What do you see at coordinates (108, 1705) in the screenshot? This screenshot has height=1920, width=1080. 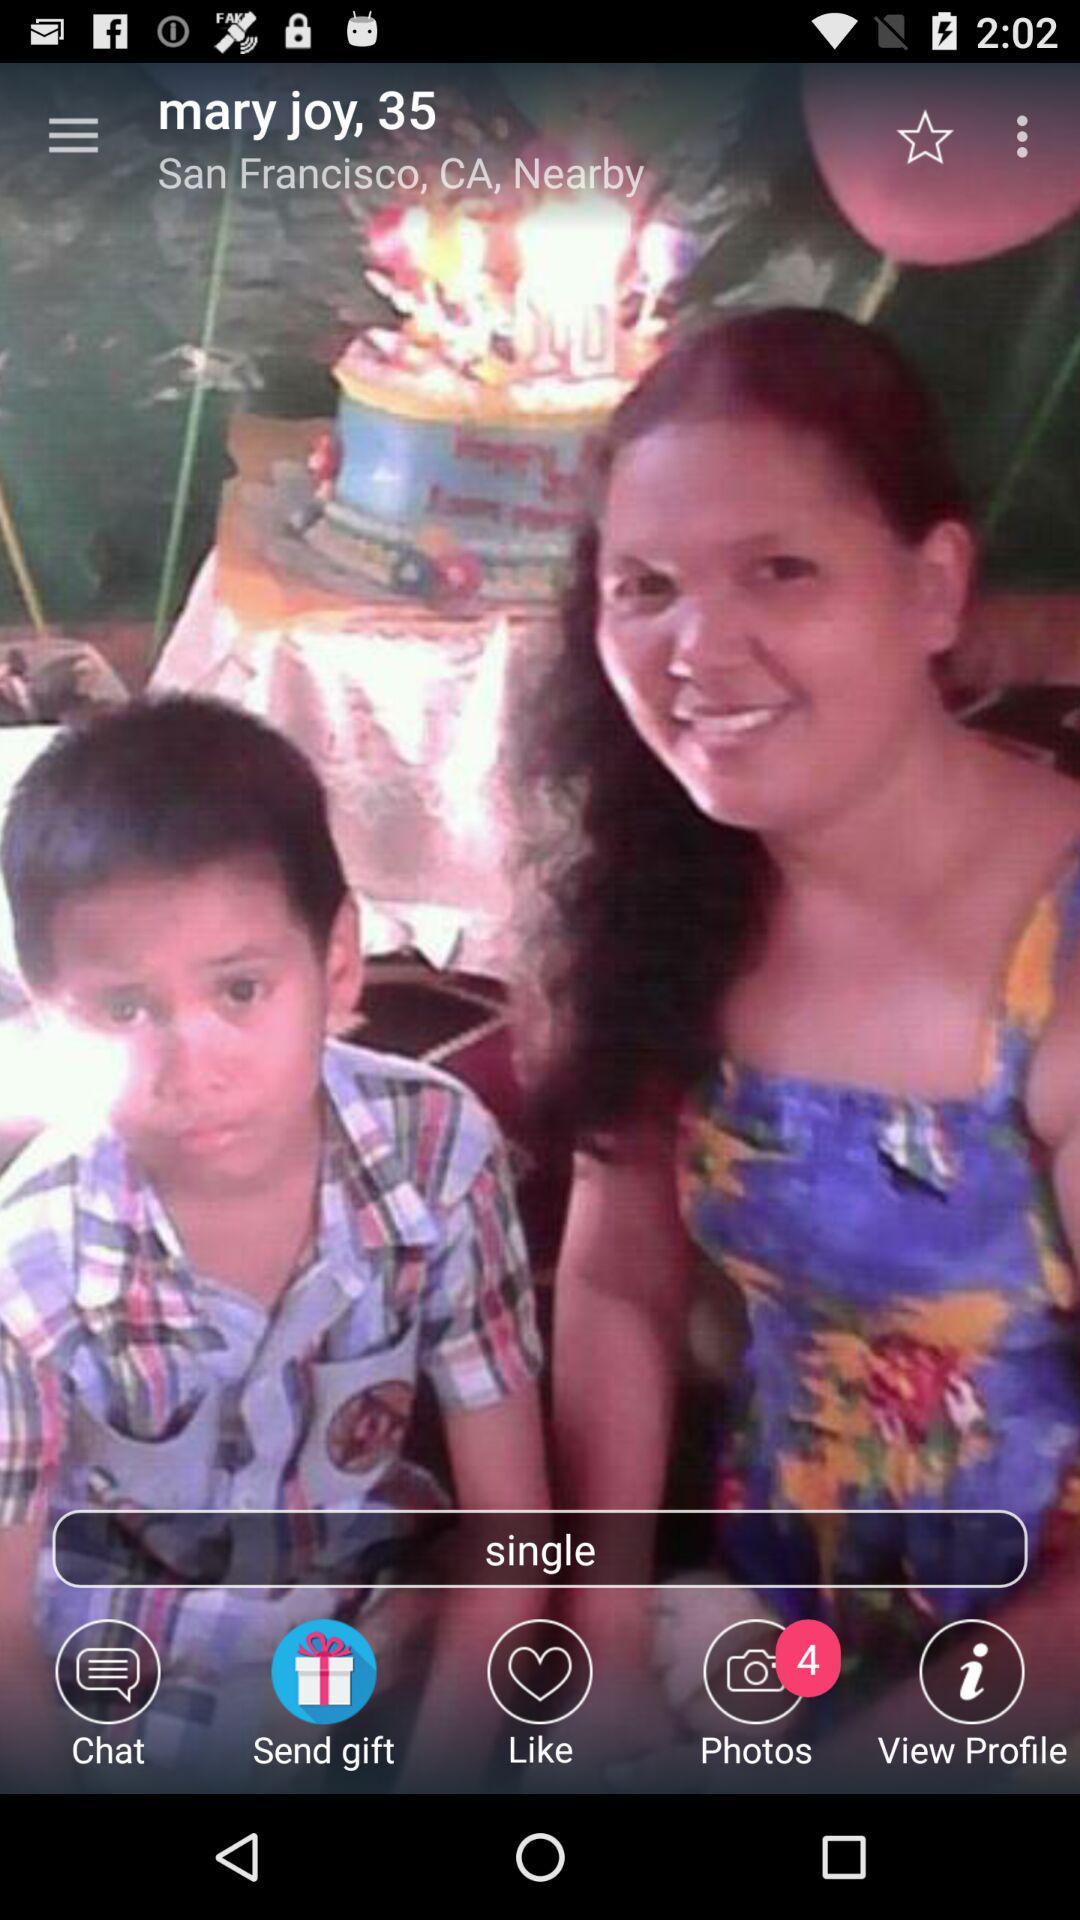 I see `chat` at bounding box center [108, 1705].